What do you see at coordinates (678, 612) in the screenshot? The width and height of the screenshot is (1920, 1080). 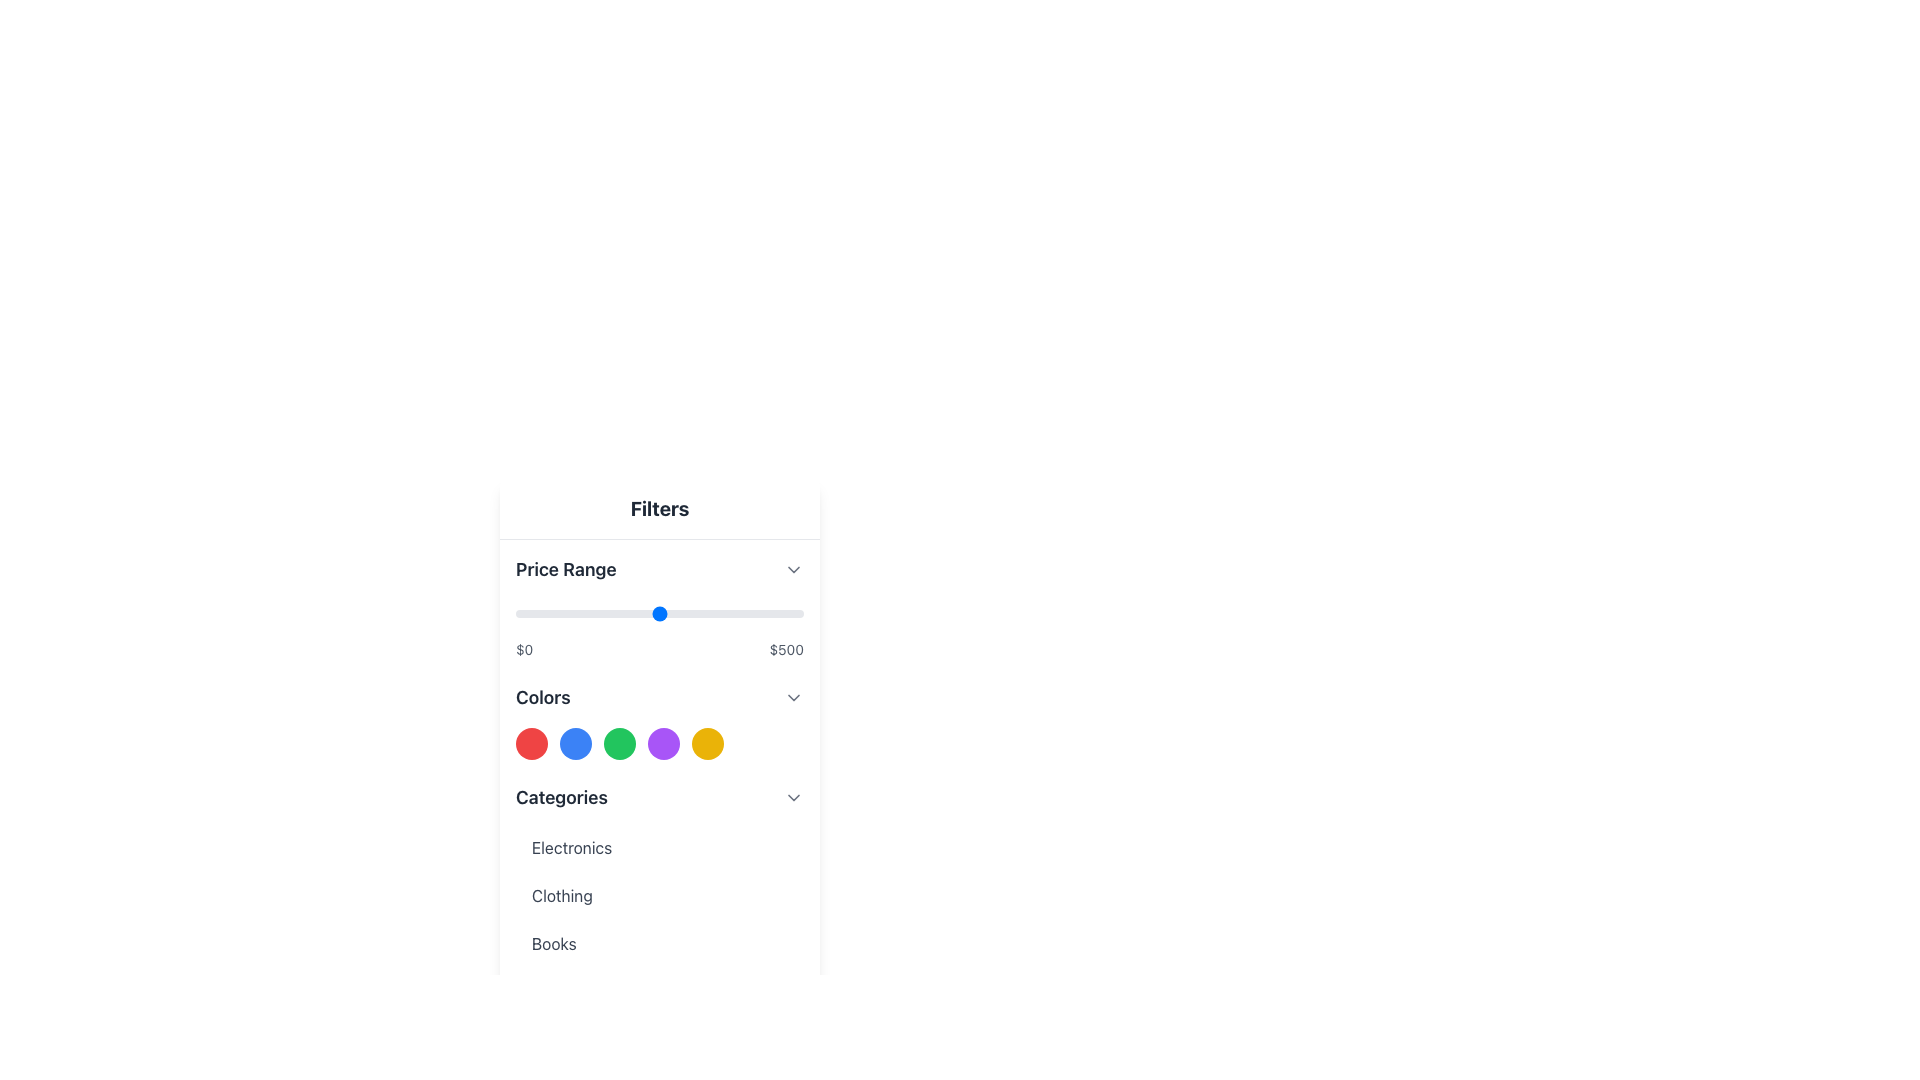 I see `the price range` at bounding box center [678, 612].